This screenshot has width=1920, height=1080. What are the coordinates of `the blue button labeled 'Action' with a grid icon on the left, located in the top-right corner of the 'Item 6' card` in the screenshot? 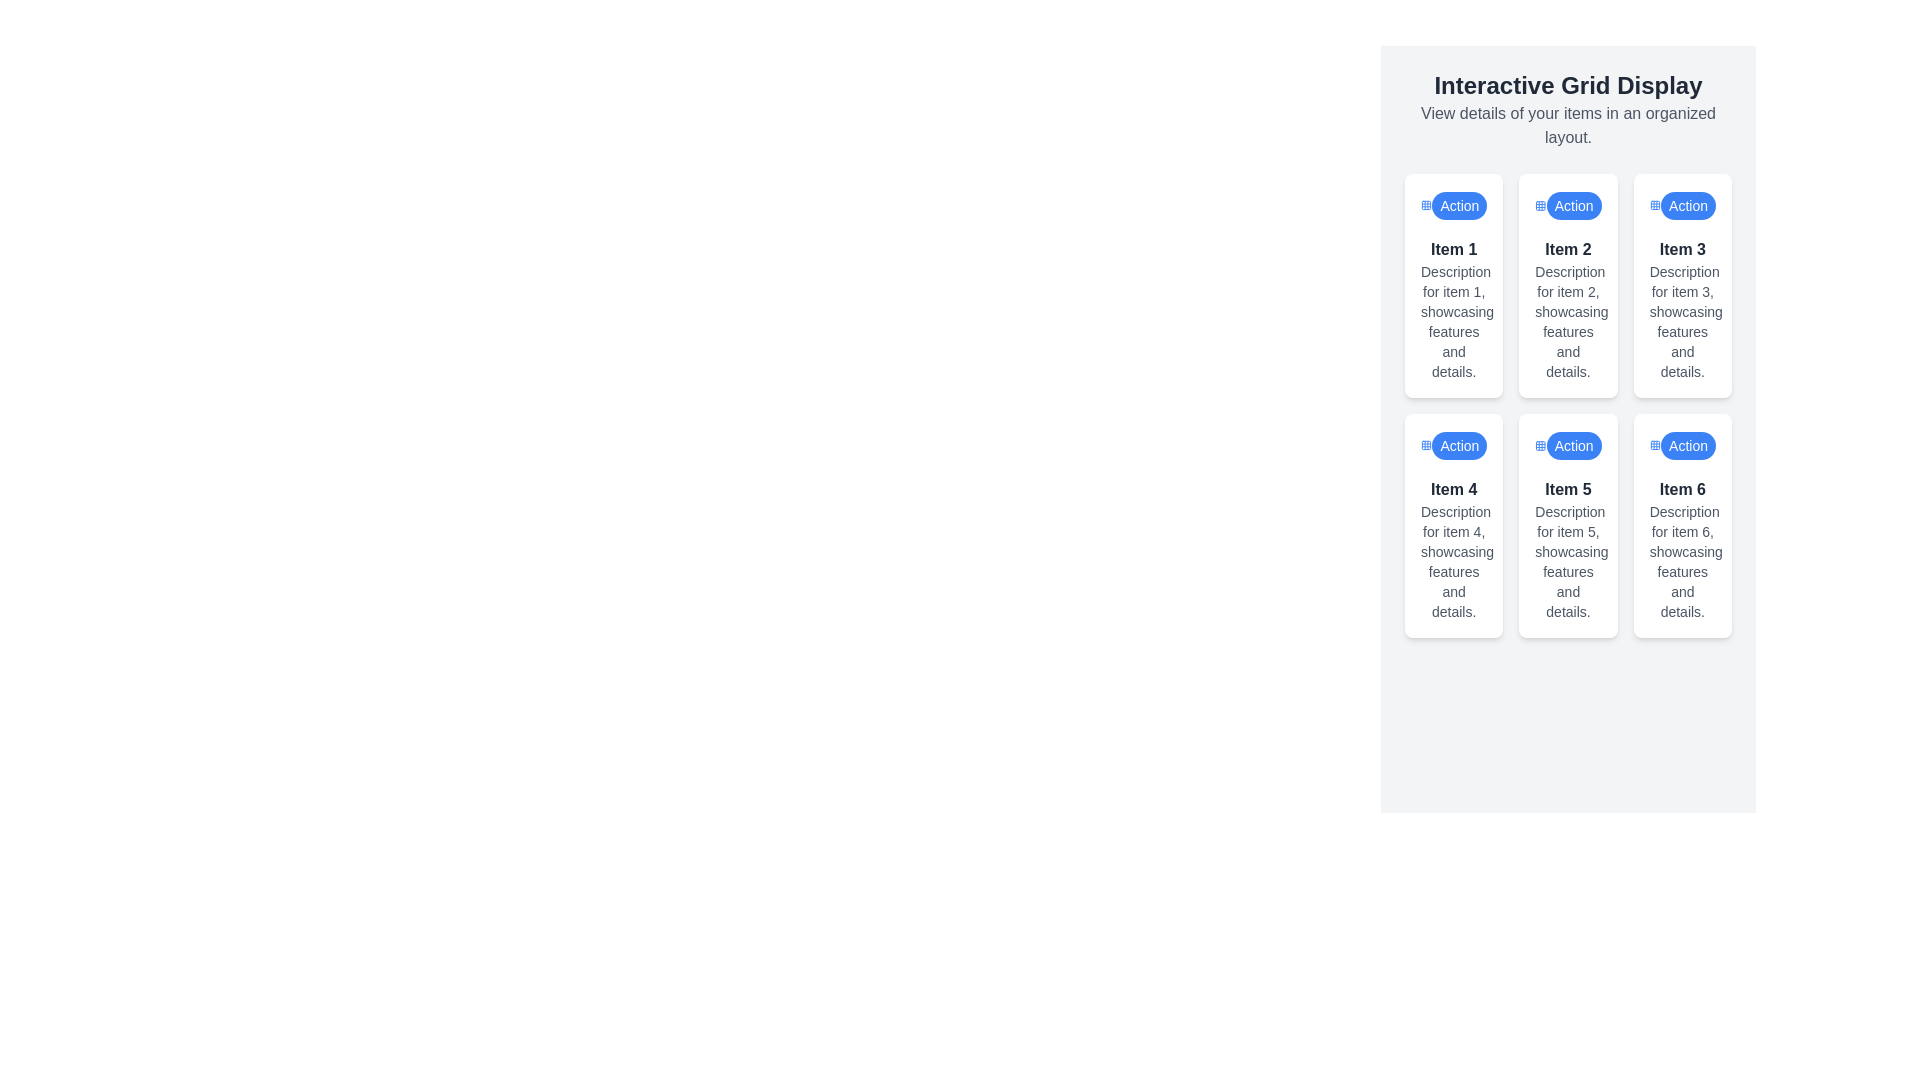 It's located at (1681, 445).